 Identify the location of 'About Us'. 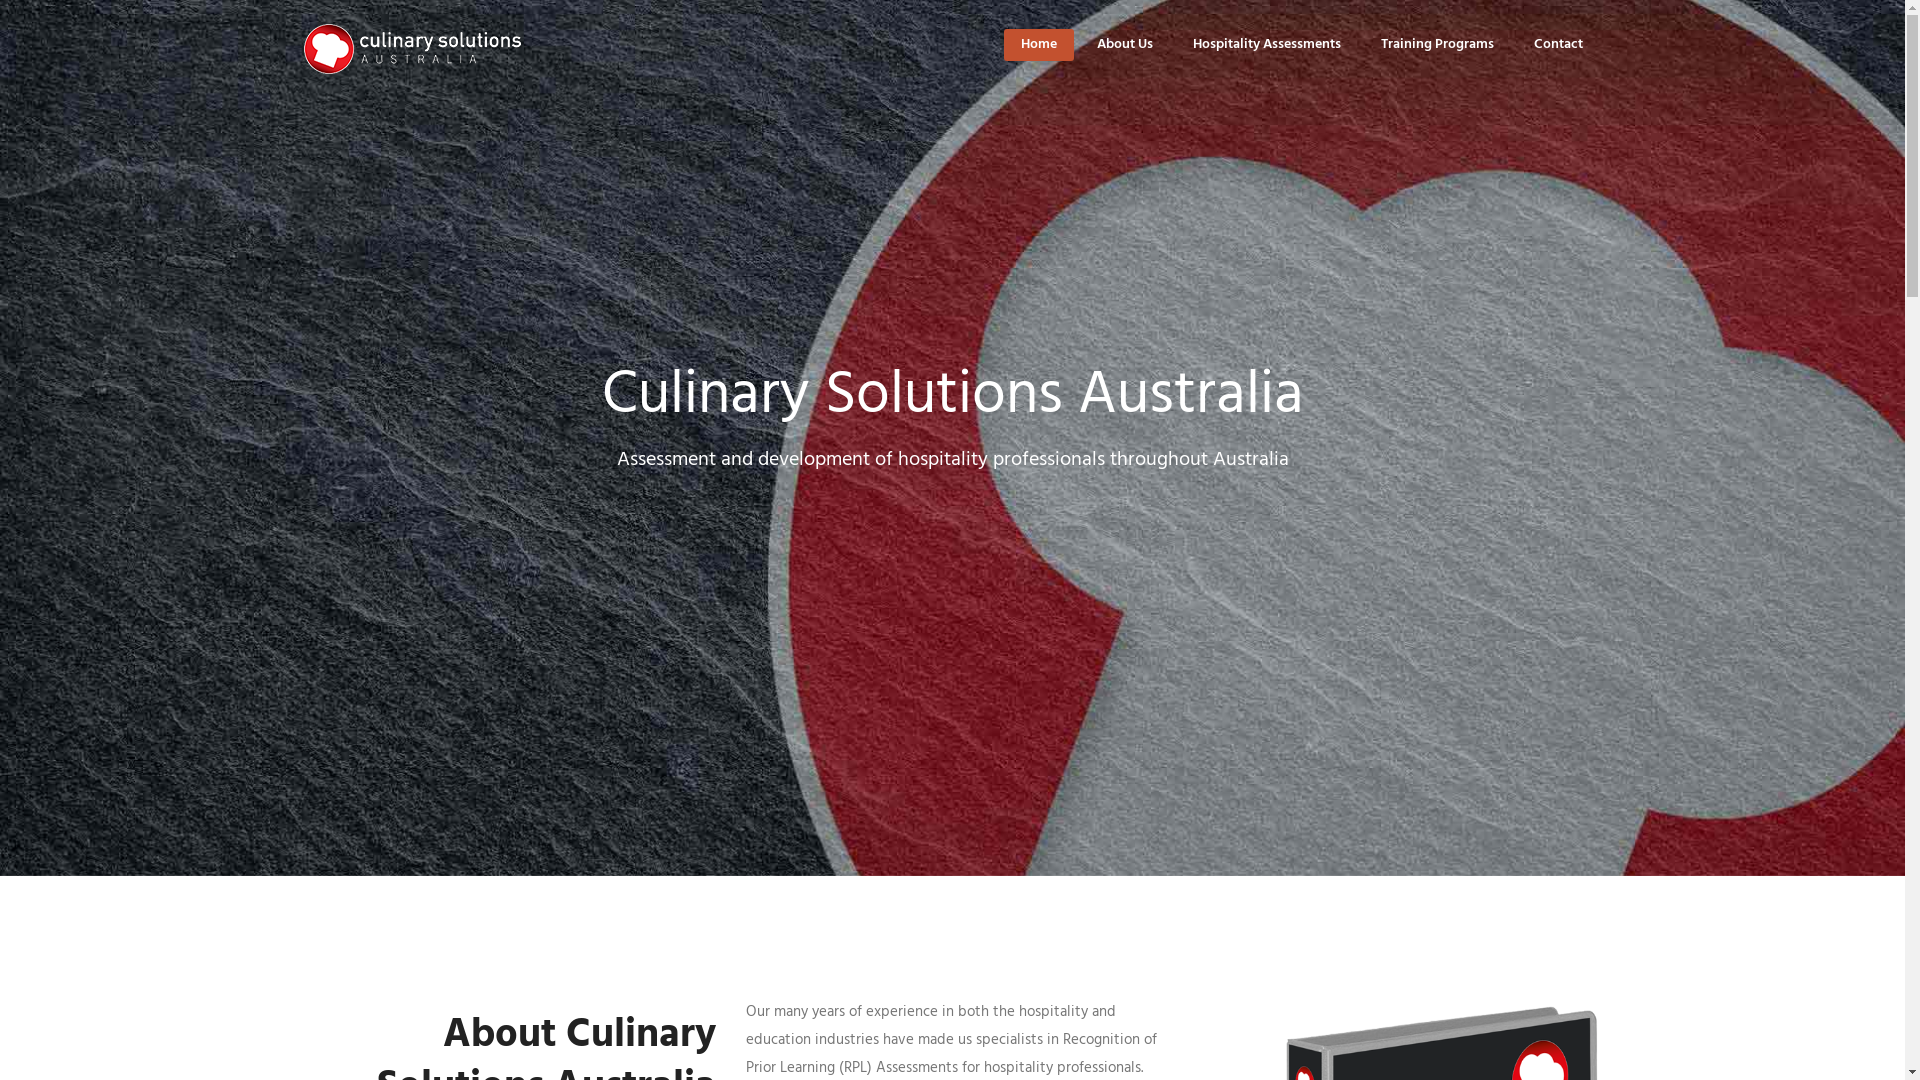
(1123, 44).